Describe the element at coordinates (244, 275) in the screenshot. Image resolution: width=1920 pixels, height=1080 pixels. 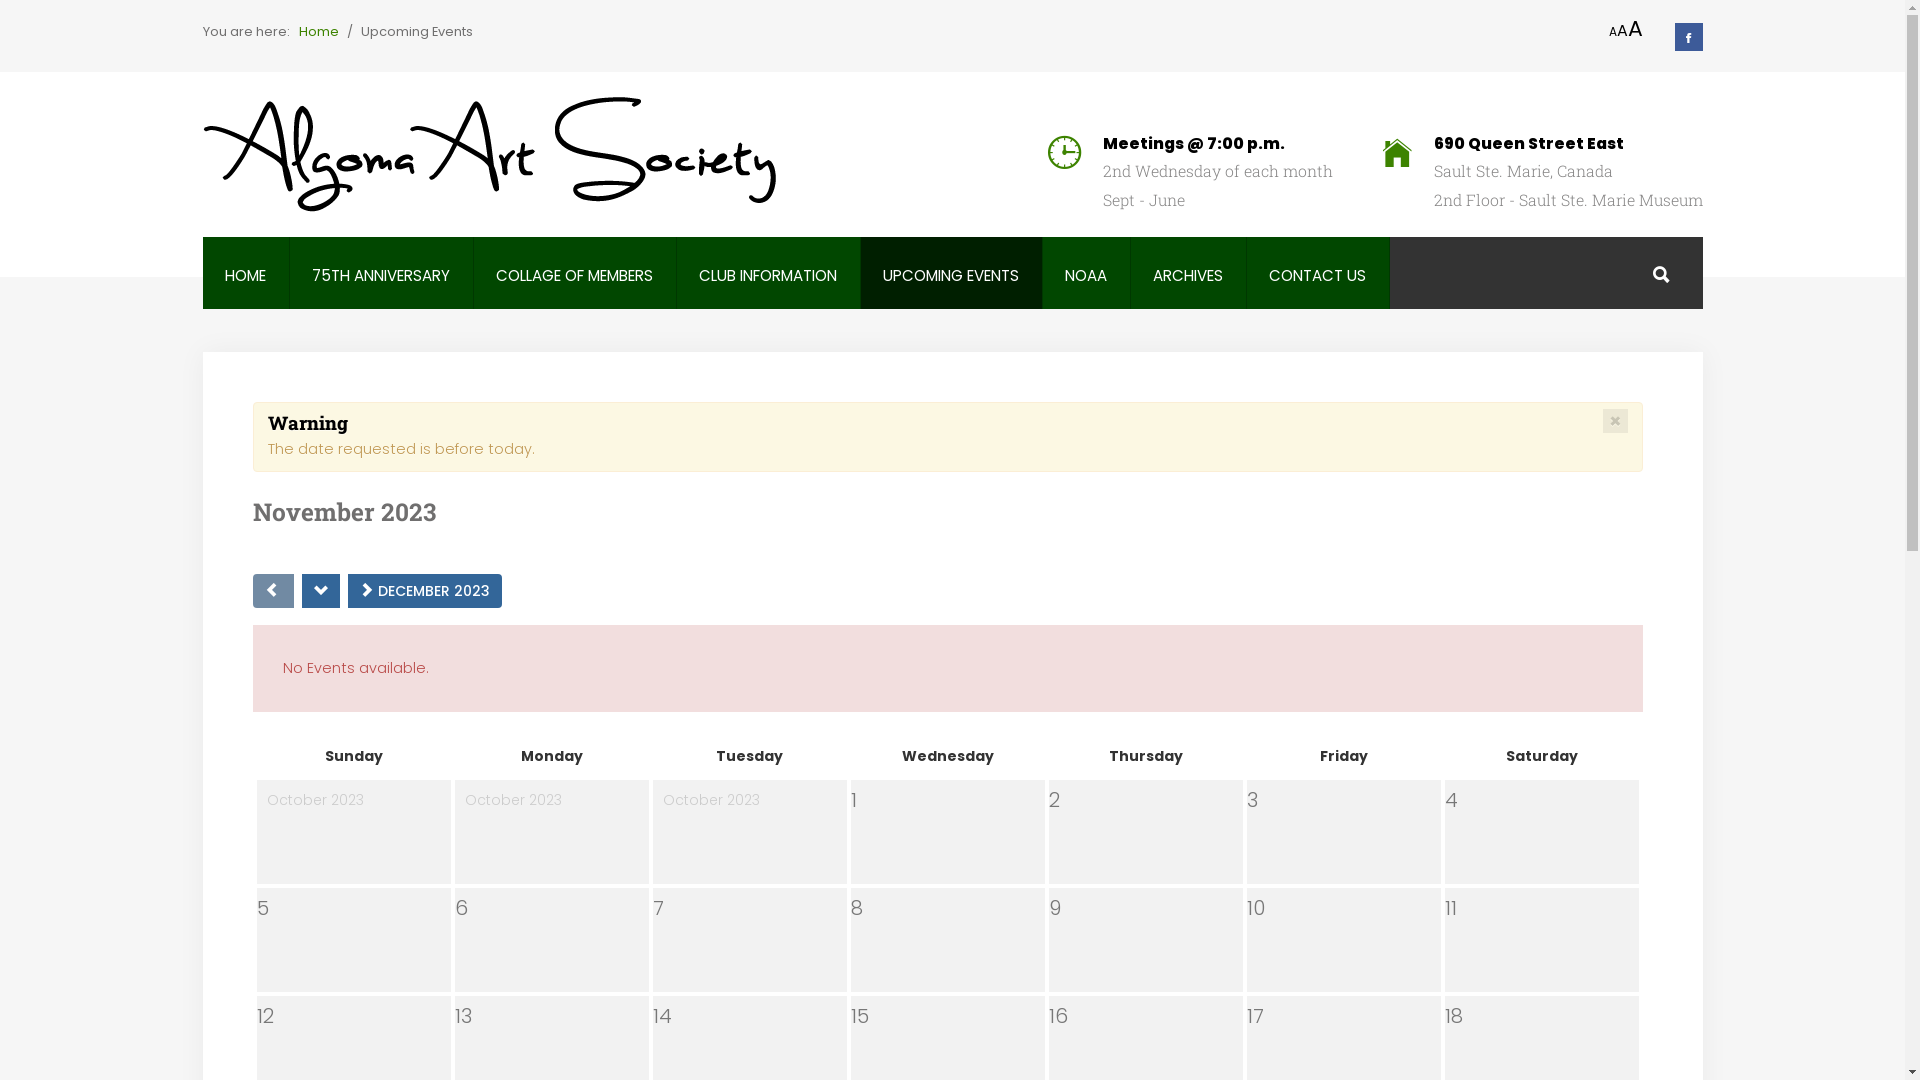
I see `'HOME'` at that location.